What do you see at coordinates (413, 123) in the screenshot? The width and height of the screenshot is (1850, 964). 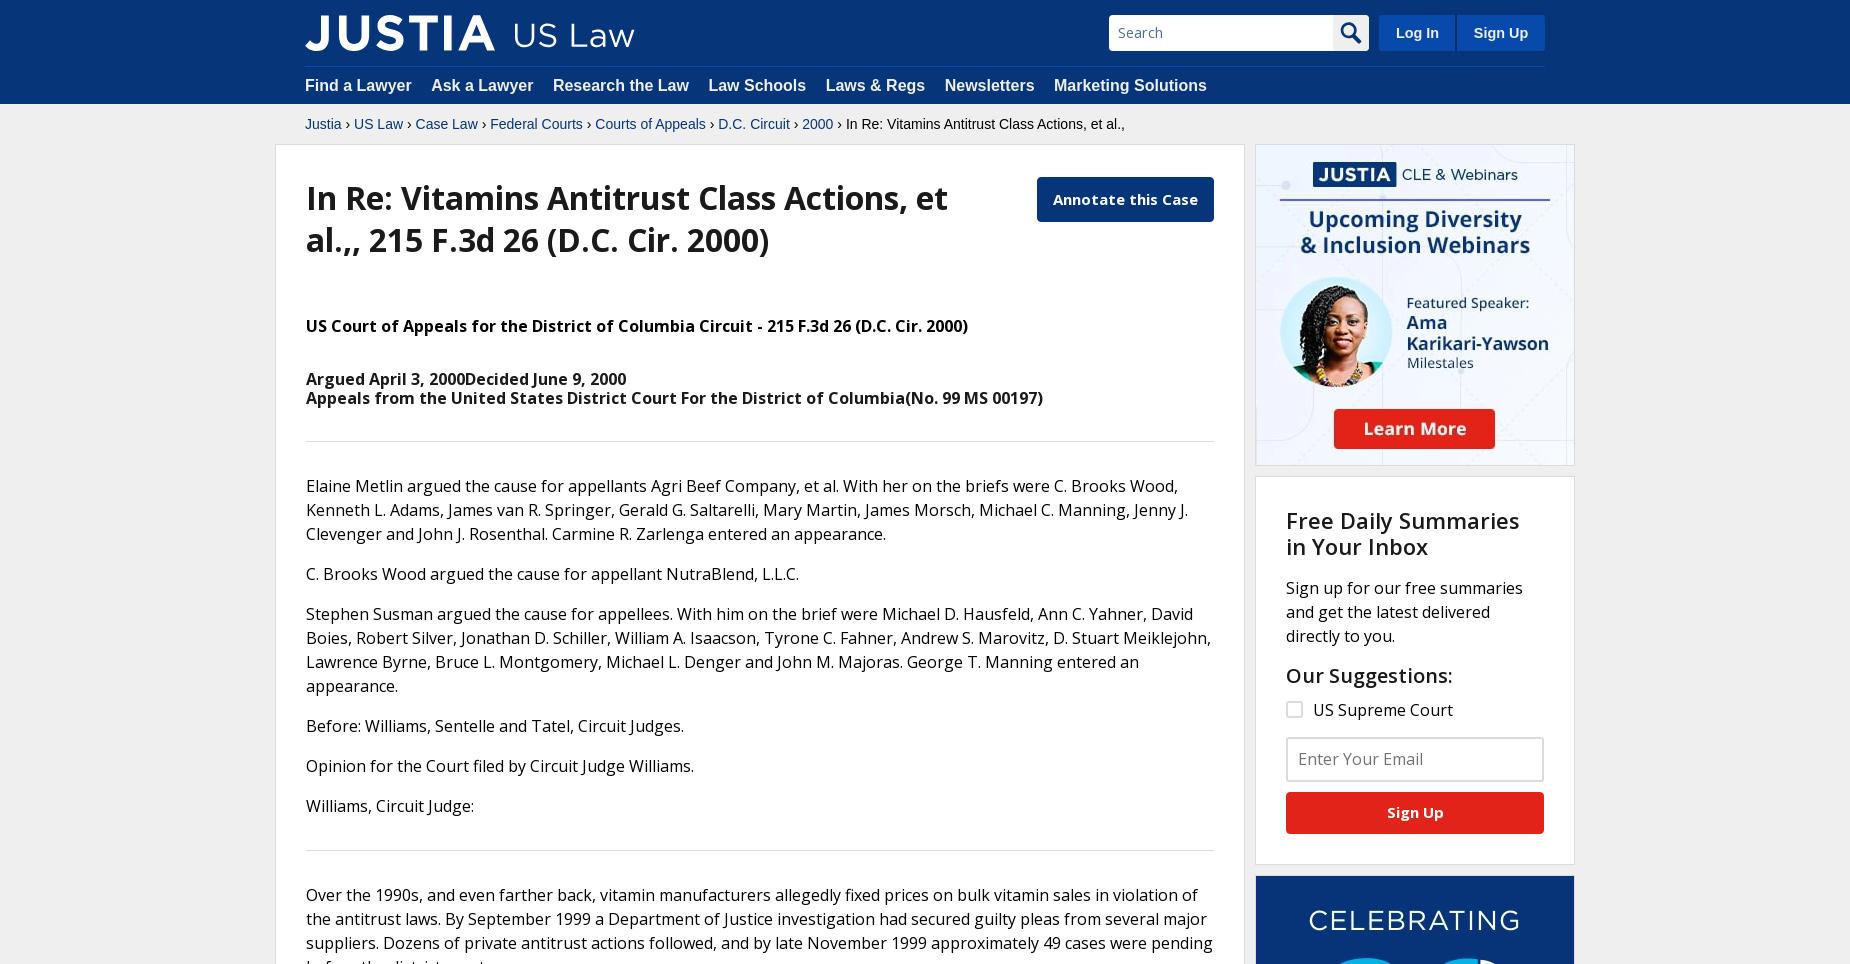 I see `'Case Law'` at bounding box center [413, 123].